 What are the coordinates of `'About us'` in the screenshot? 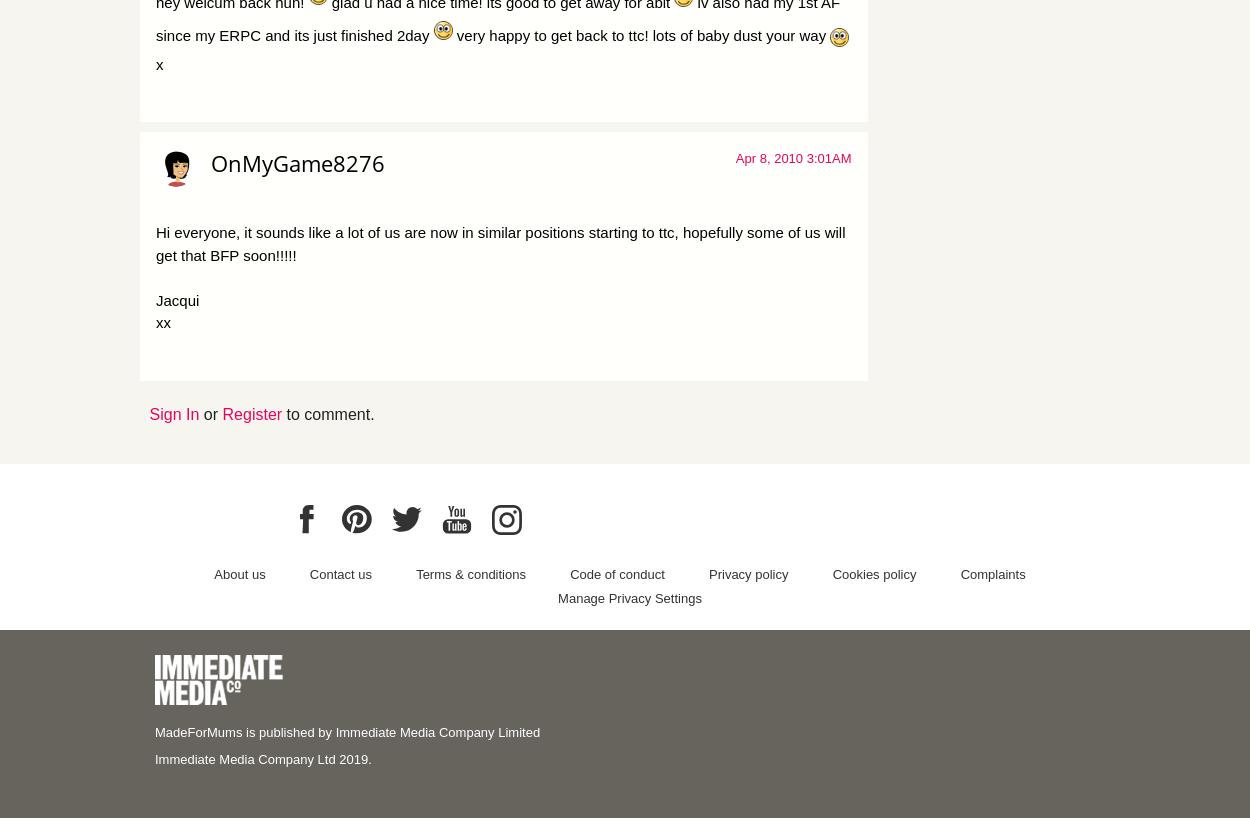 It's located at (238, 572).